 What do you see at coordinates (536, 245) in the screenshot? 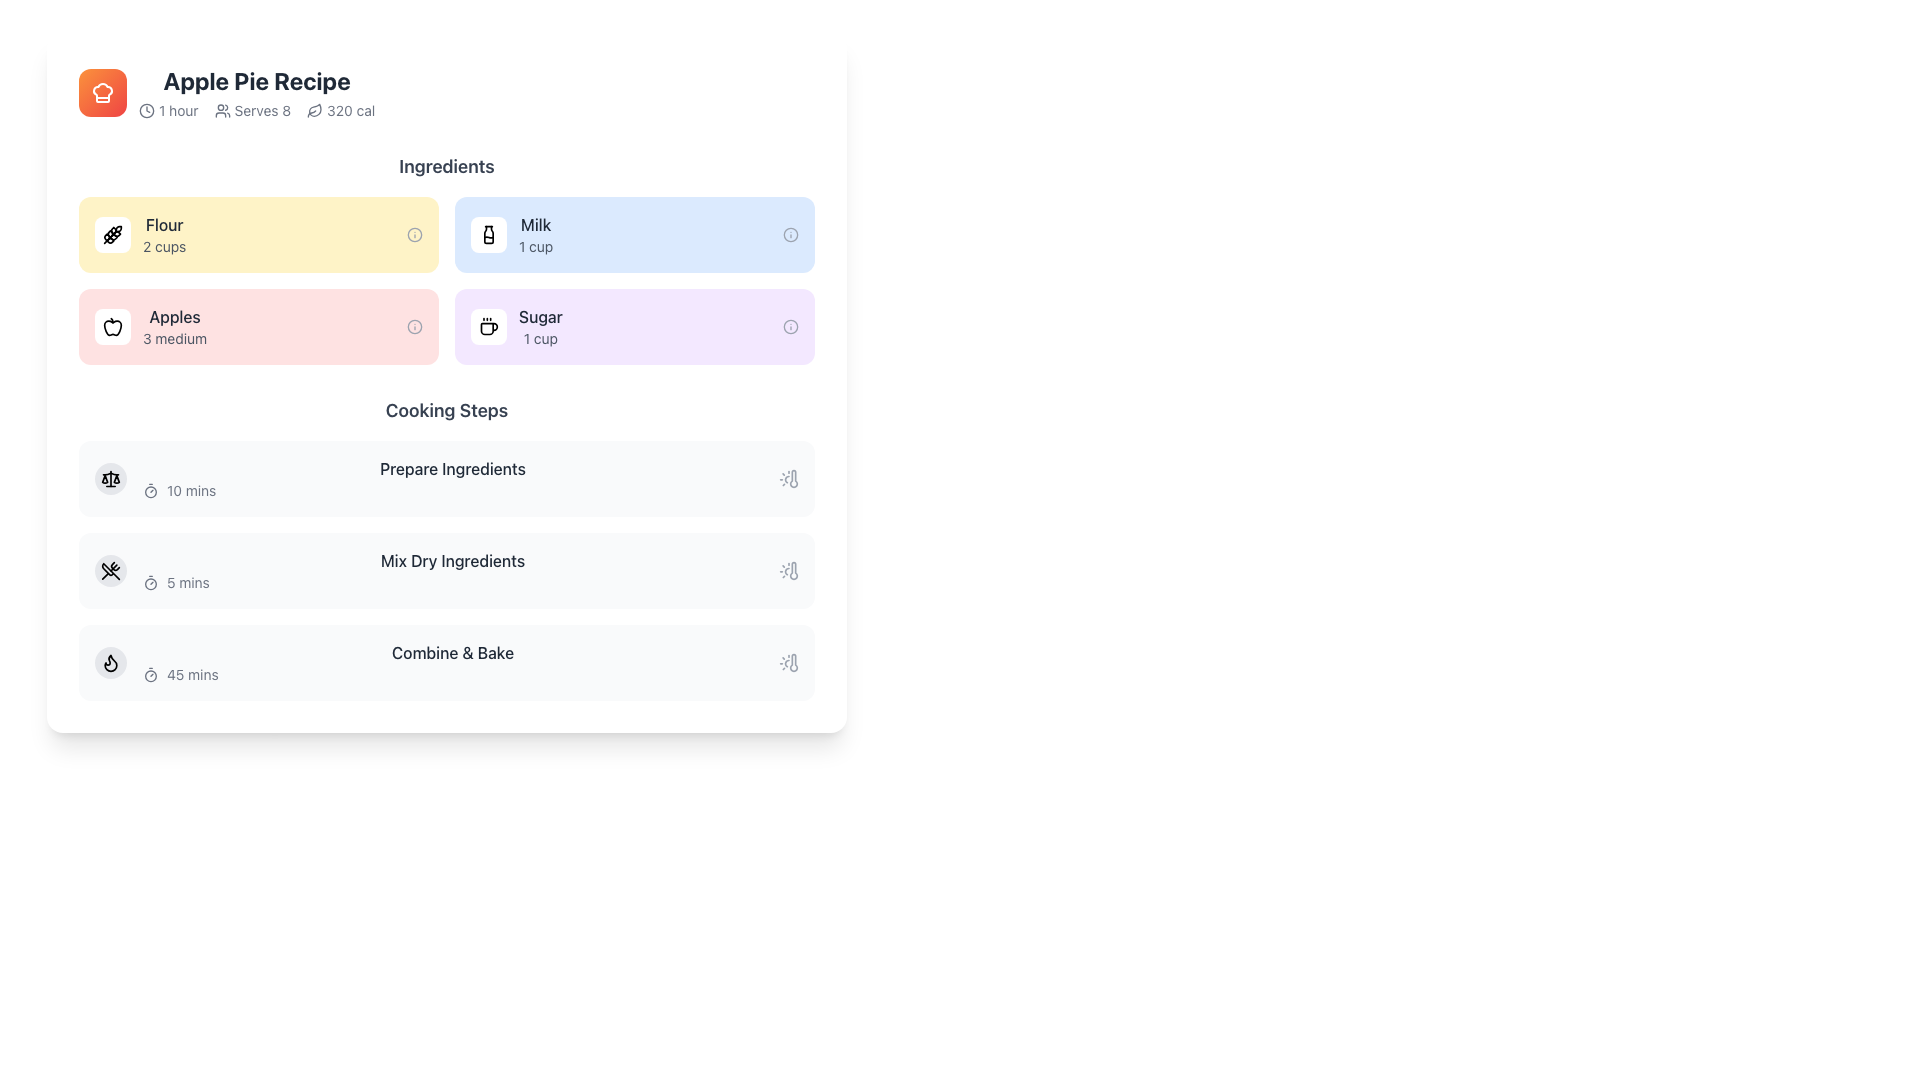
I see `text label '1 cup' which is styled with a small font size and gray color, located within the 'Milk' section of the interface` at bounding box center [536, 245].